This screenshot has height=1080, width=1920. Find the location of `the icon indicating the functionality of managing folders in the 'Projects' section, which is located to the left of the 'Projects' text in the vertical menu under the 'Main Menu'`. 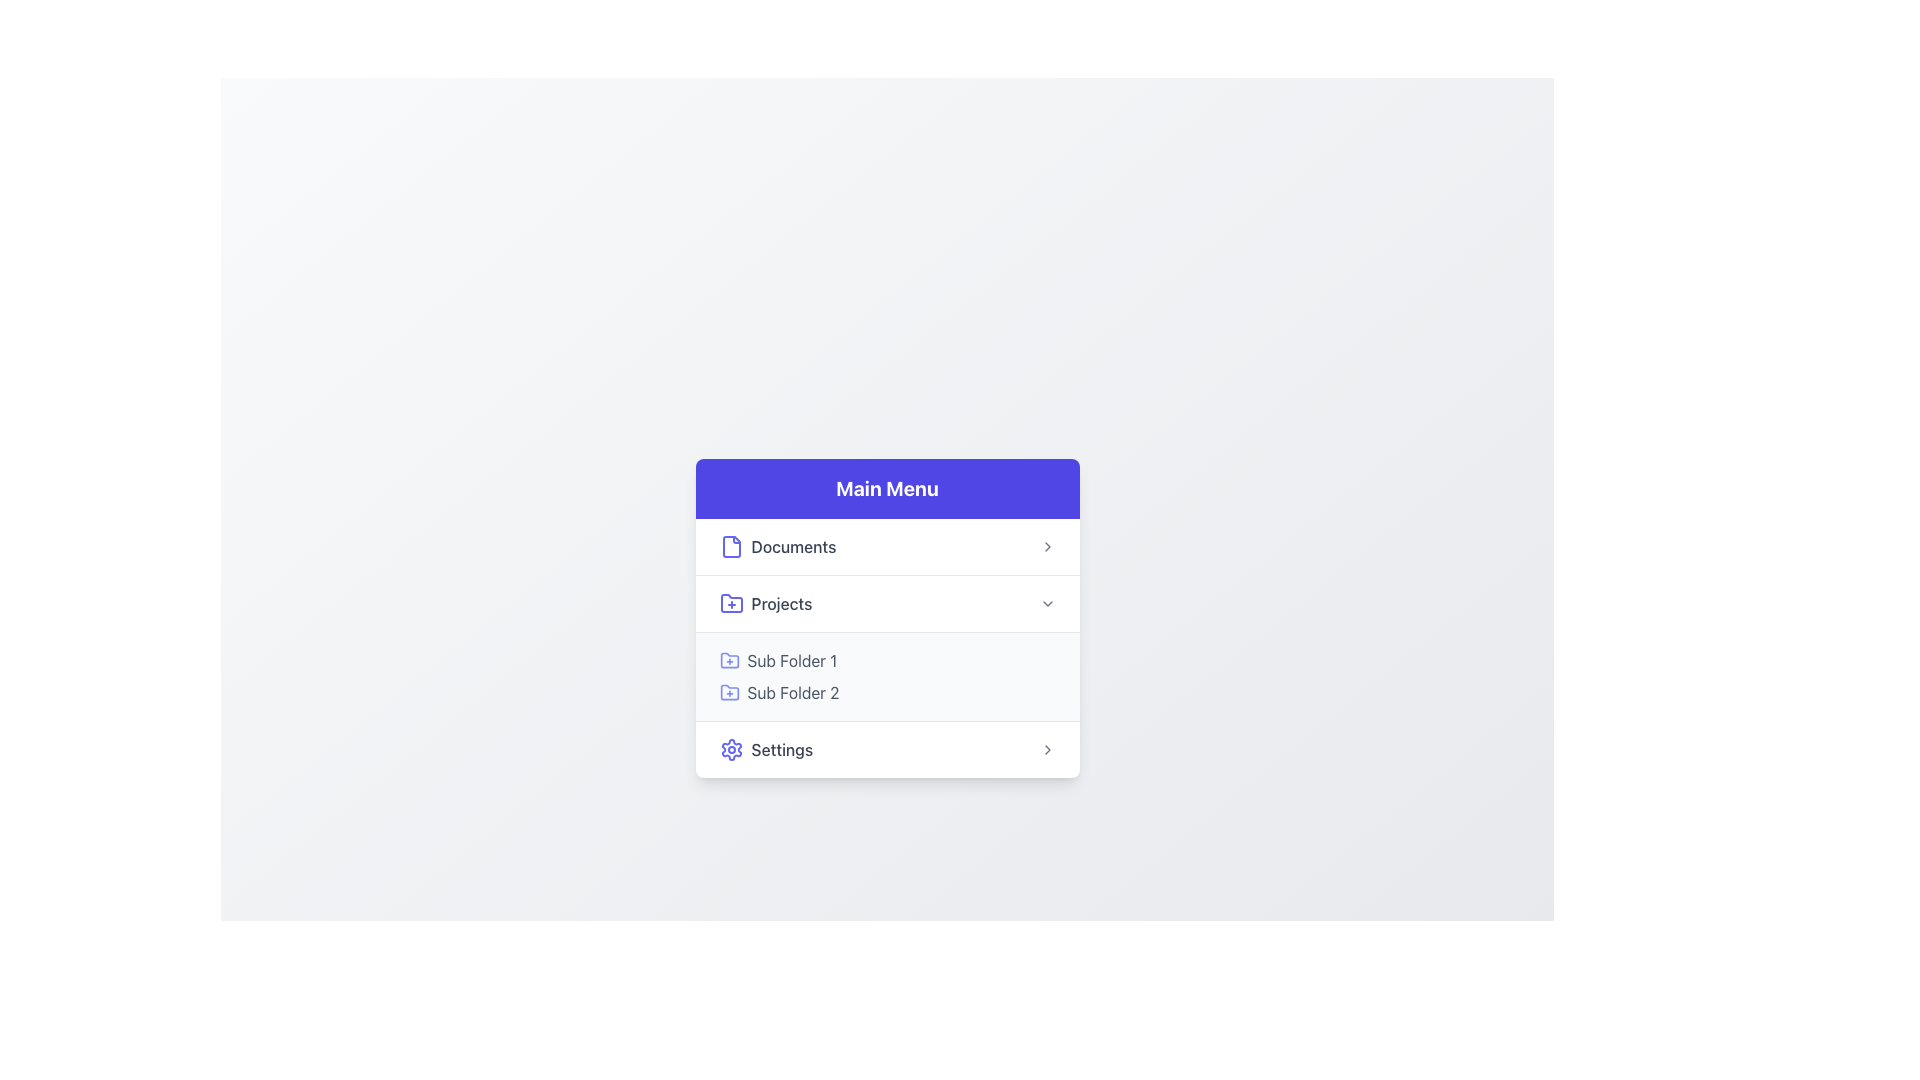

the icon indicating the functionality of managing folders in the 'Projects' section, which is located to the left of the 'Projects' text in the vertical menu under the 'Main Menu' is located at coordinates (730, 602).